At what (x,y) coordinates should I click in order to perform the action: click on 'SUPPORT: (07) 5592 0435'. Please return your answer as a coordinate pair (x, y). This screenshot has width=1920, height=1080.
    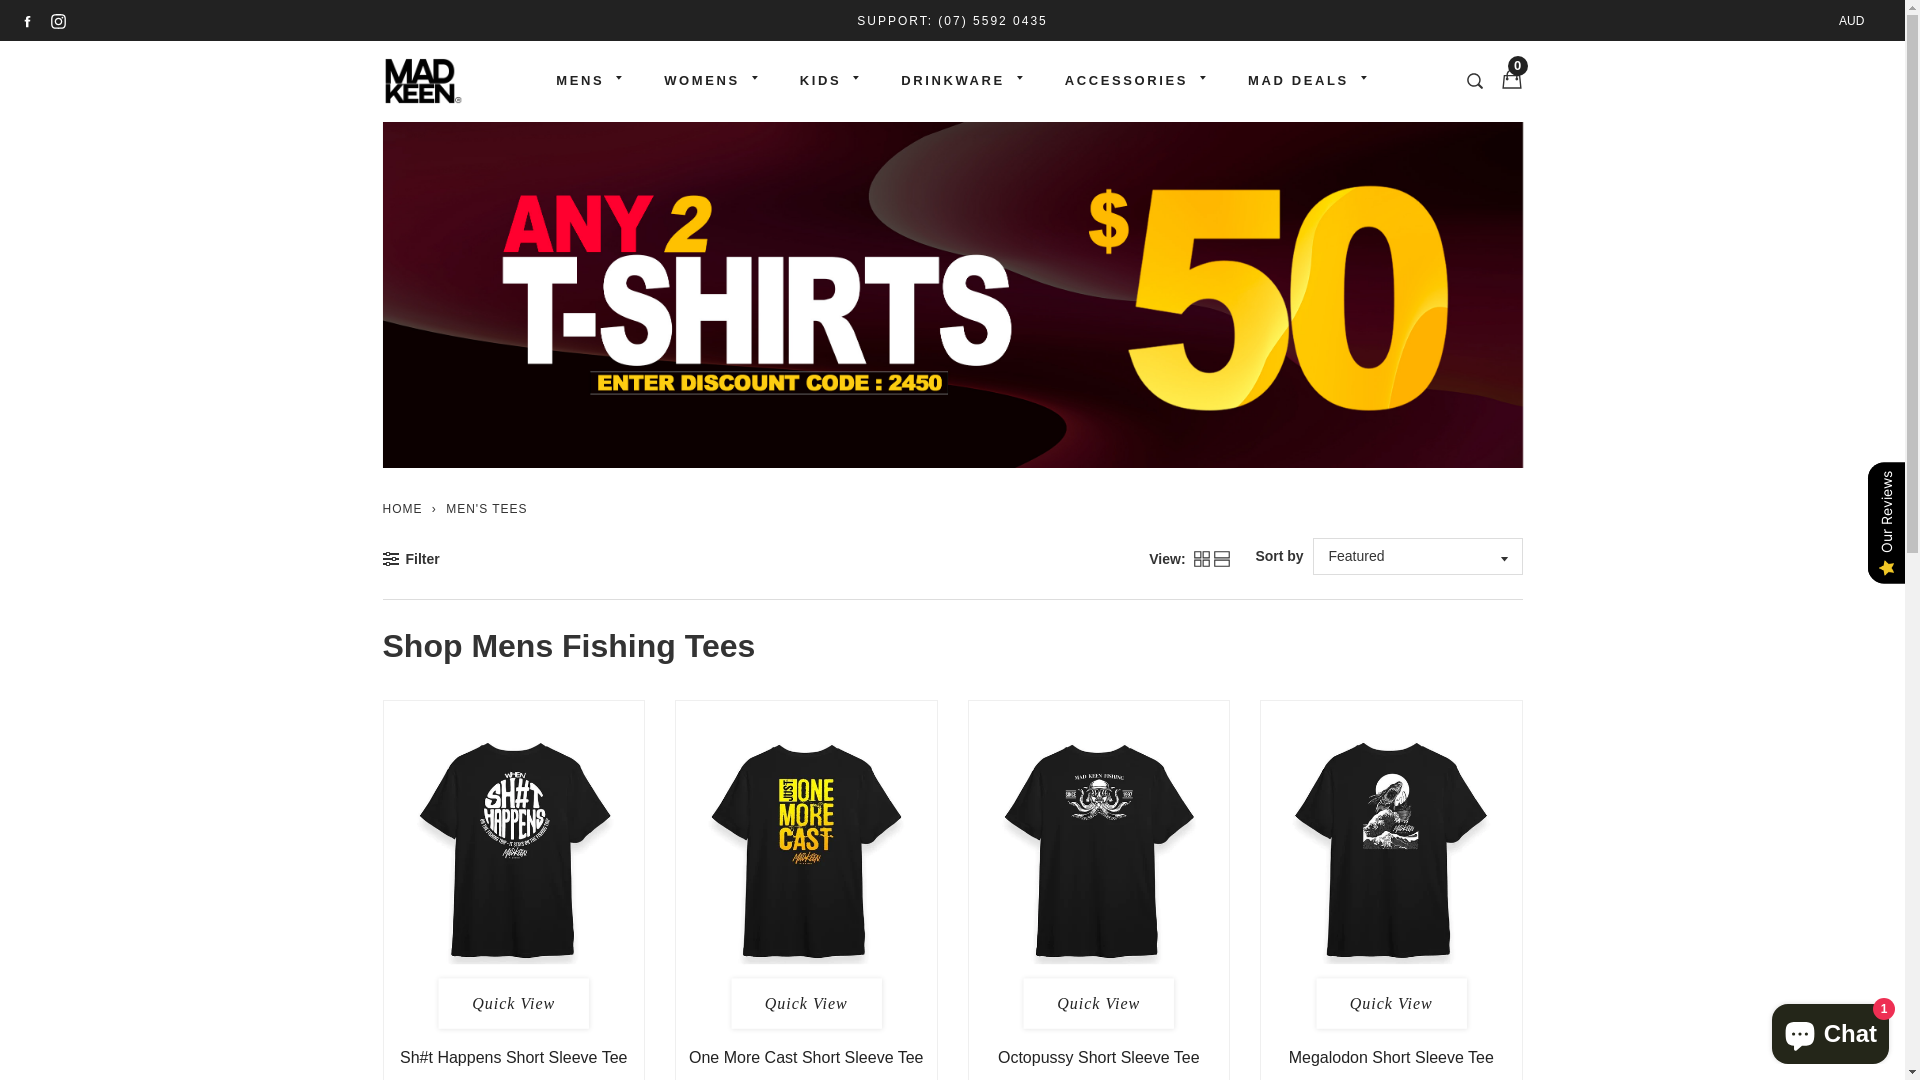
    Looking at the image, I should click on (857, 20).